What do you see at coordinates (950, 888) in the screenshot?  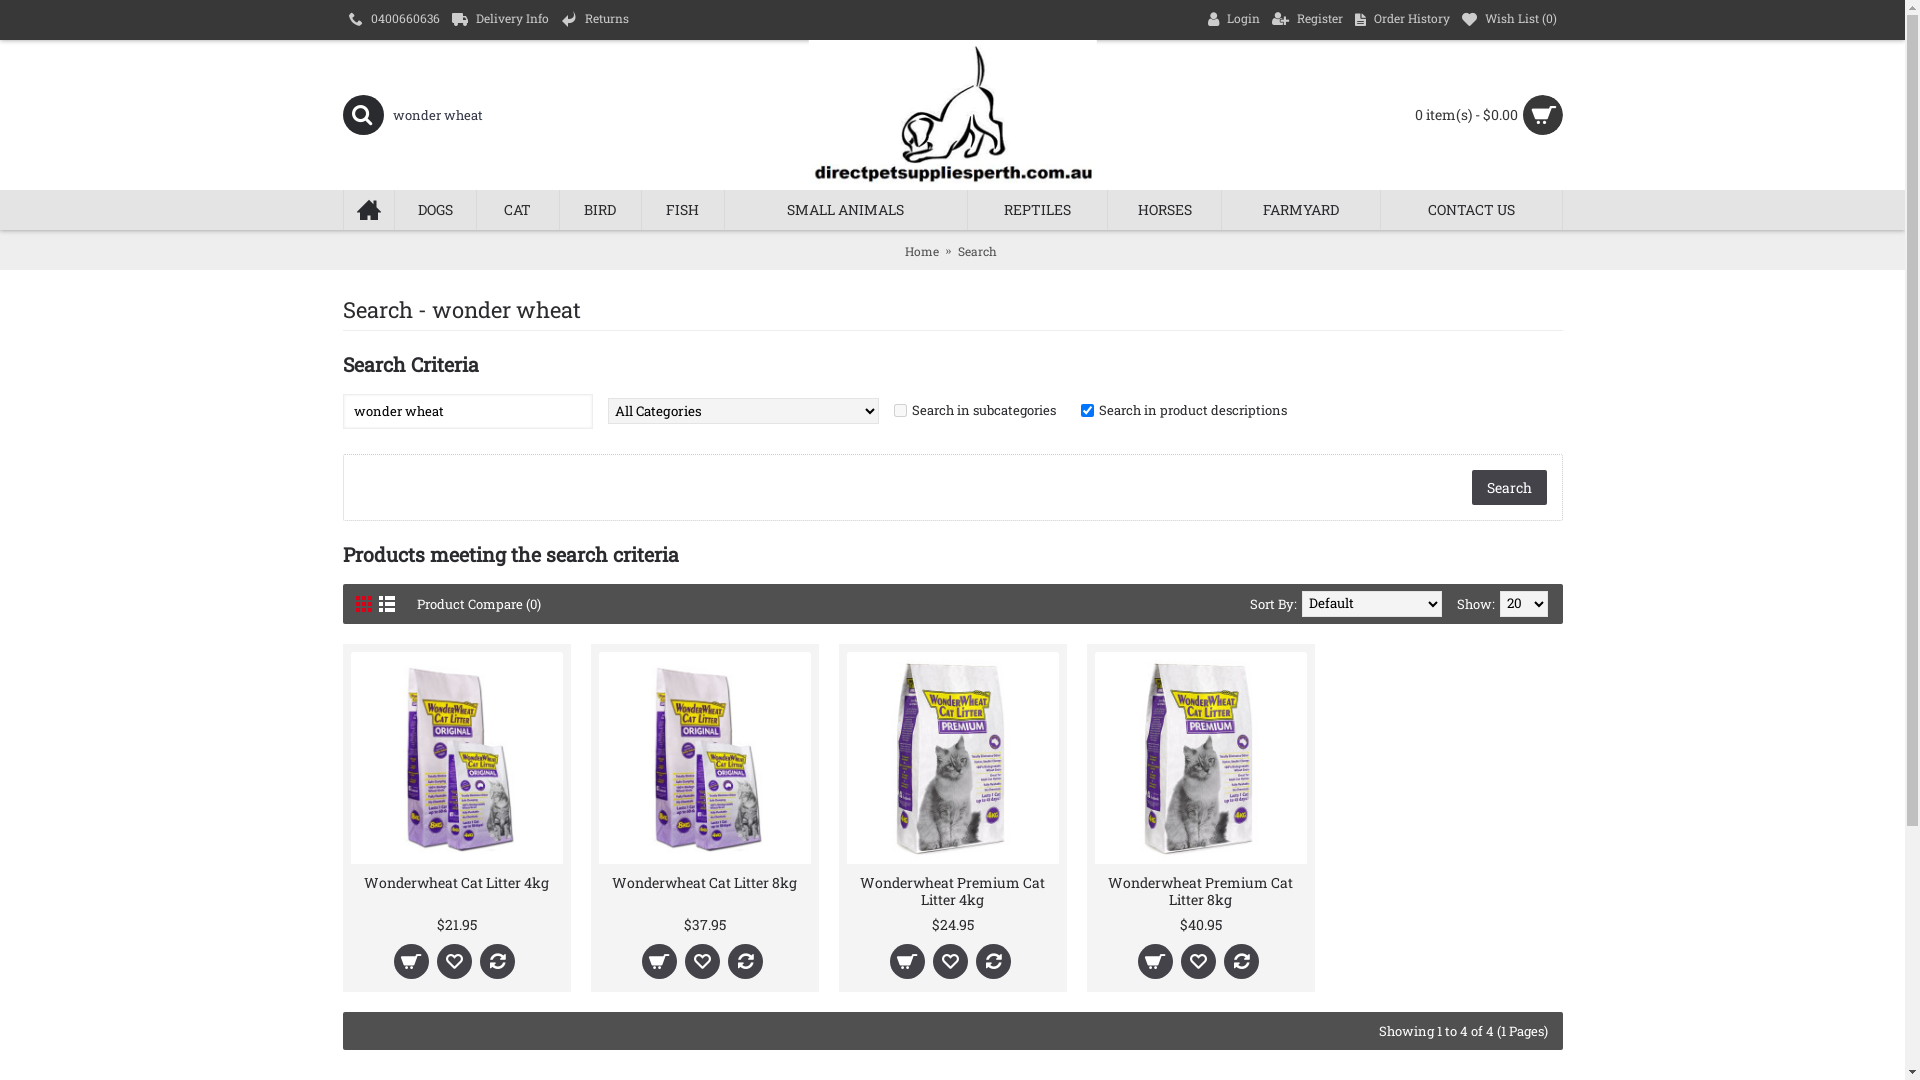 I see `'Wonderwheat Premium Cat Litter 4kg'` at bounding box center [950, 888].